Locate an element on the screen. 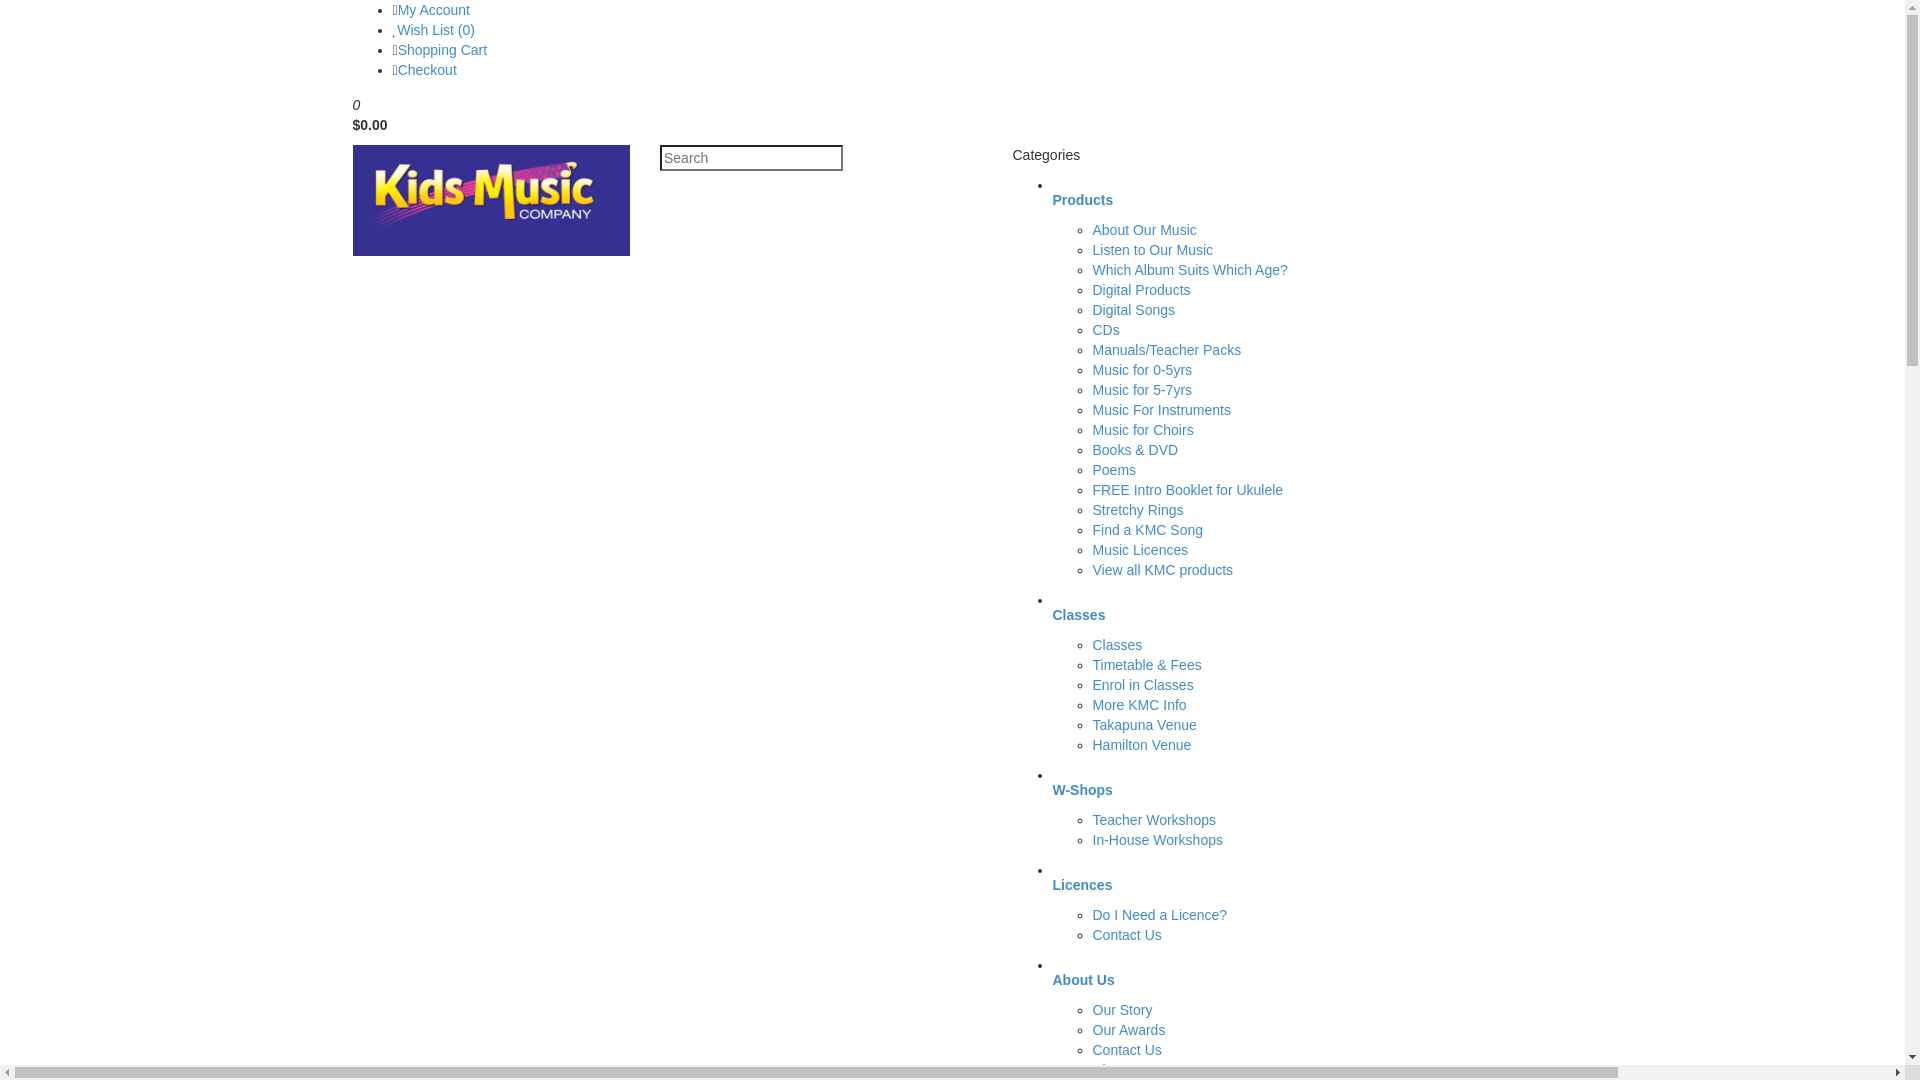  'Music Licences' is located at coordinates (1140, 550).